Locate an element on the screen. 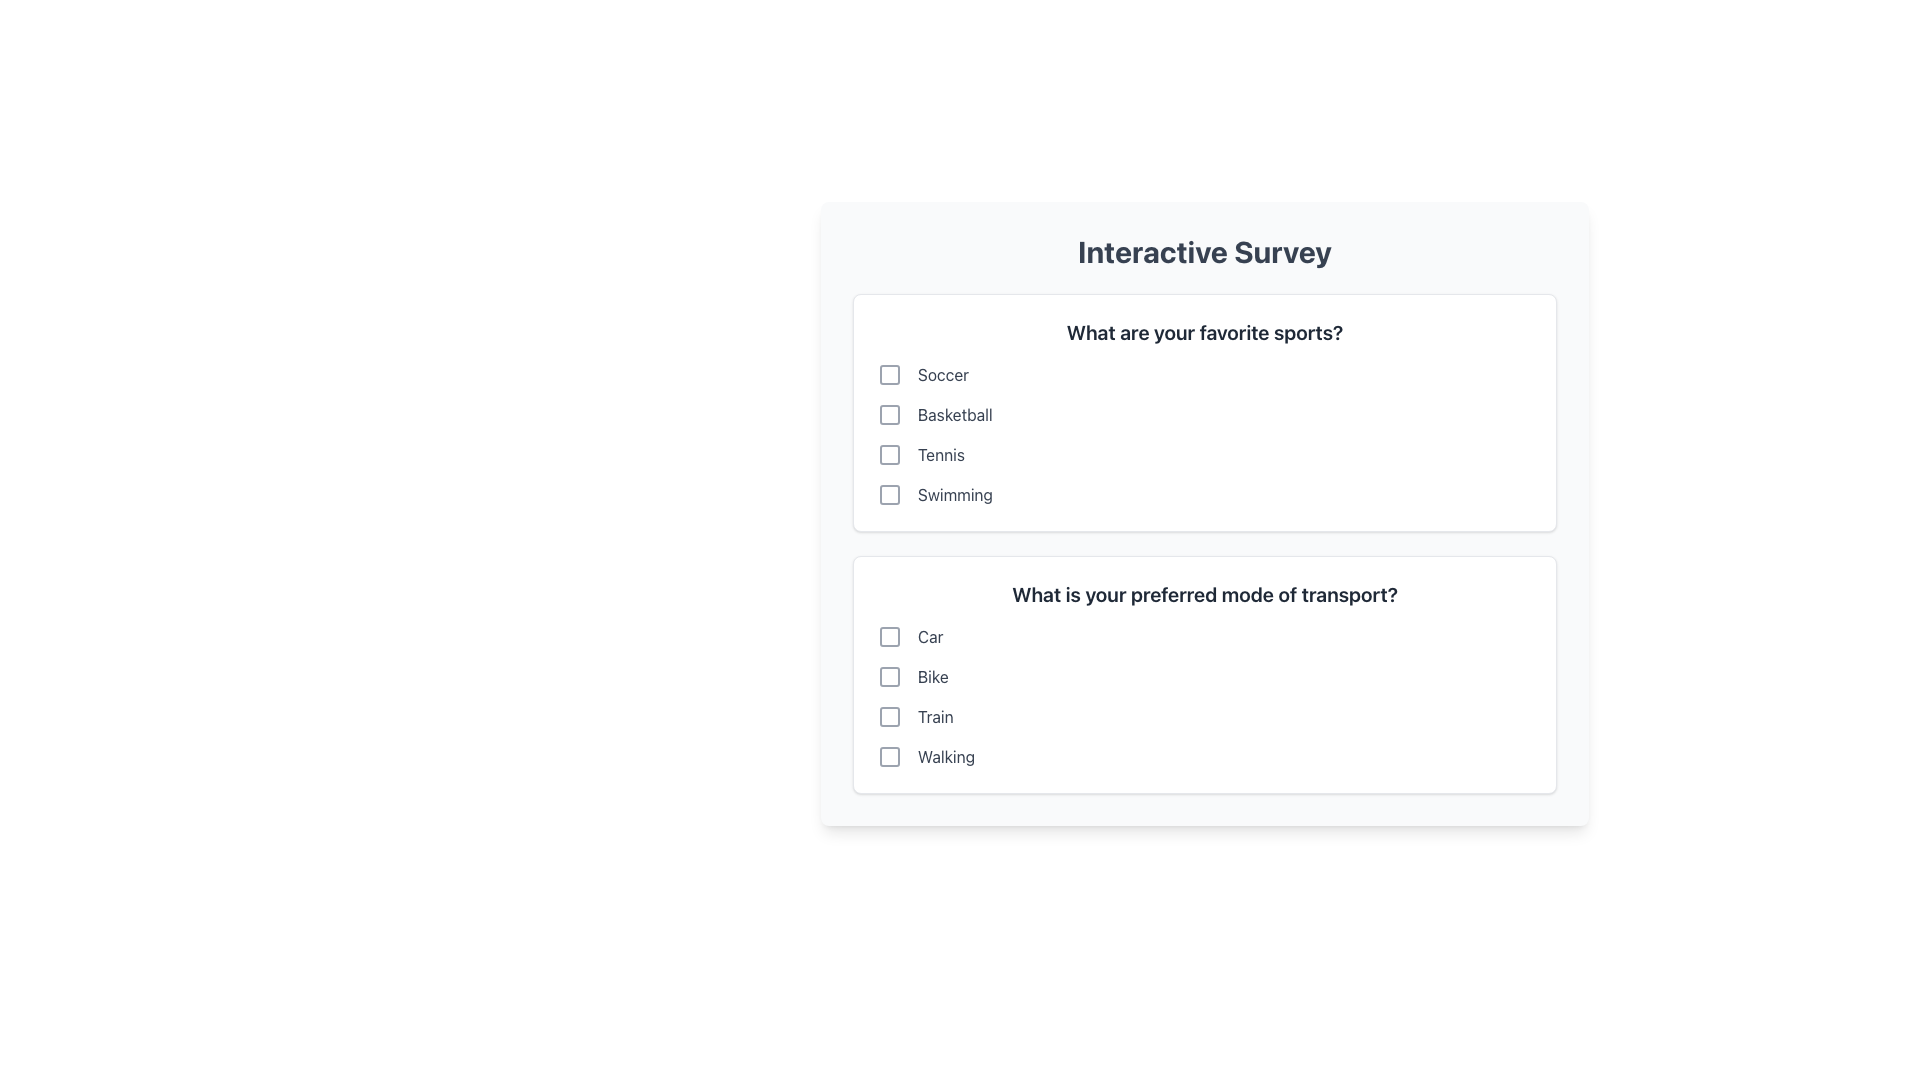  the 'Soccer' label, which is styled with gray color and located next to a checkbox in the list of favorite sports options is located at coordinates (942, 374).